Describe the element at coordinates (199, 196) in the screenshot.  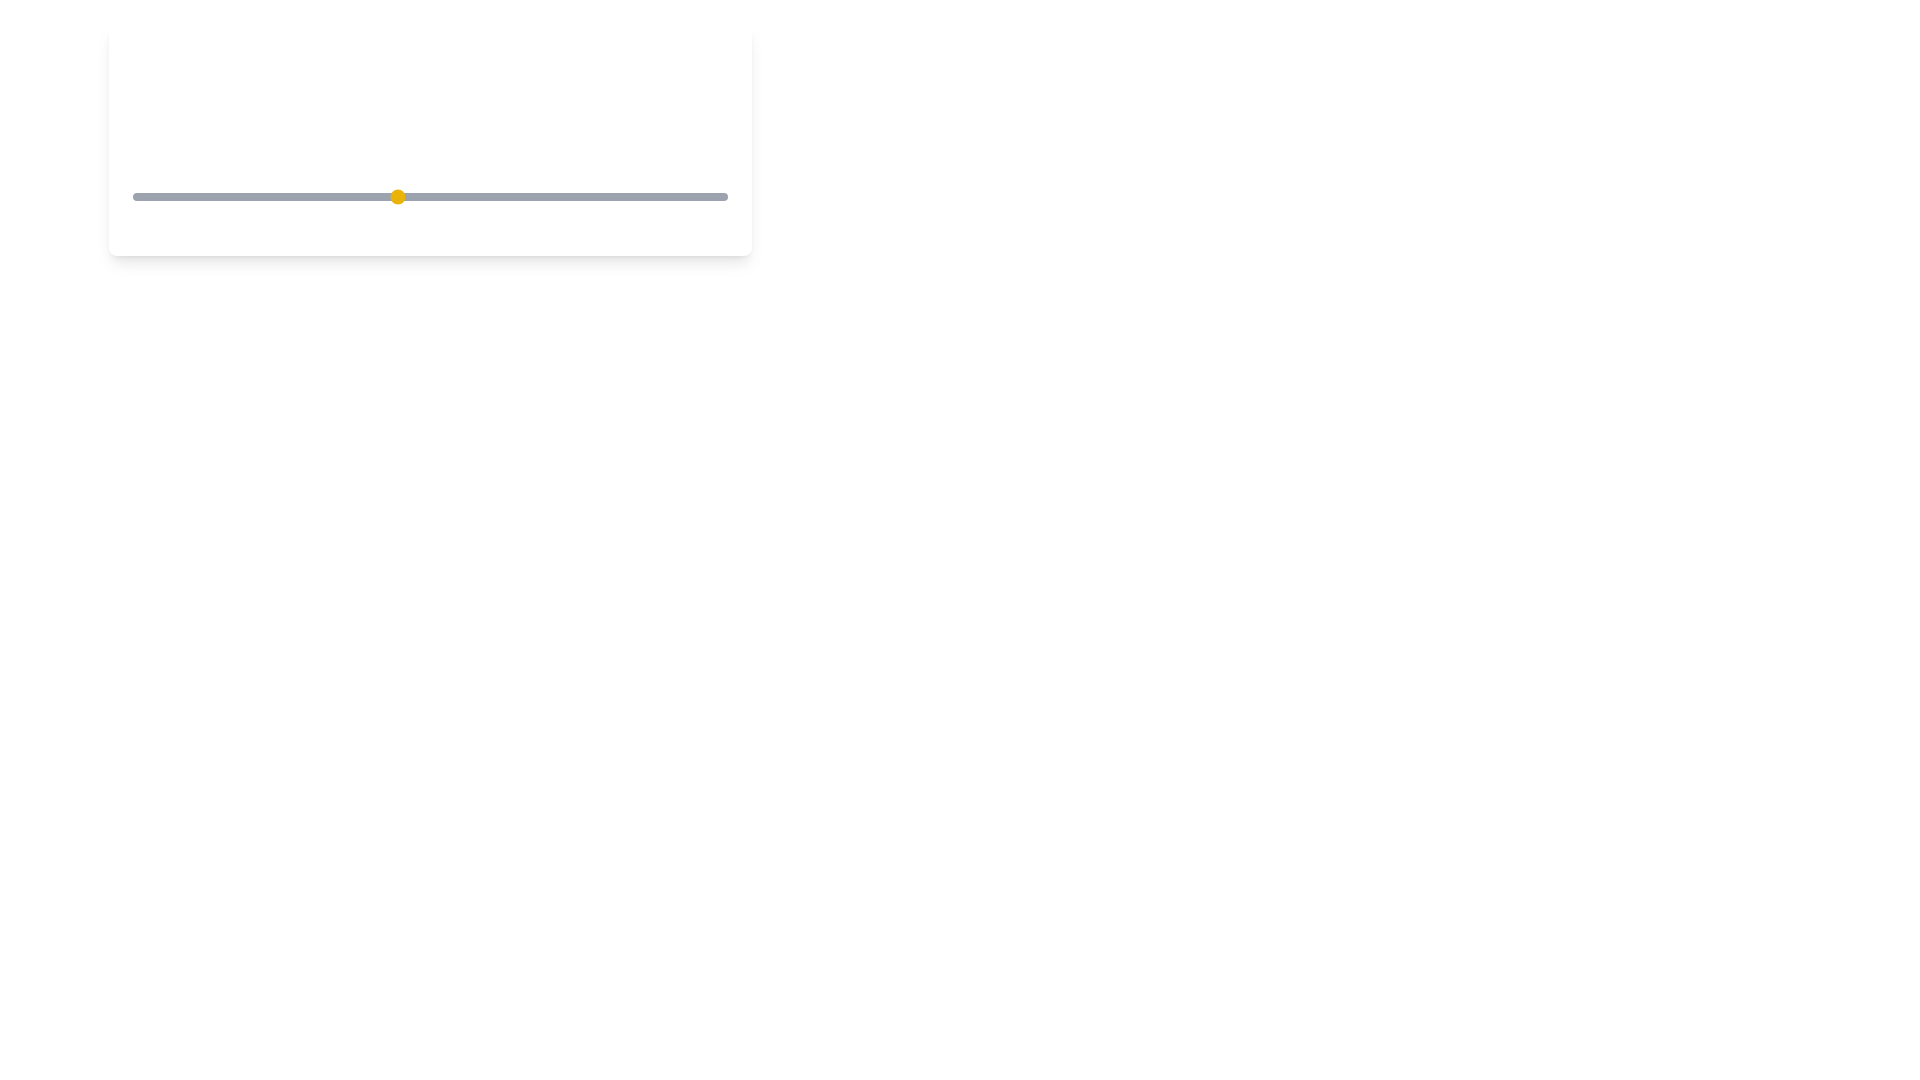
I see `the coffee strength to 2 by moving the slider` at that location.